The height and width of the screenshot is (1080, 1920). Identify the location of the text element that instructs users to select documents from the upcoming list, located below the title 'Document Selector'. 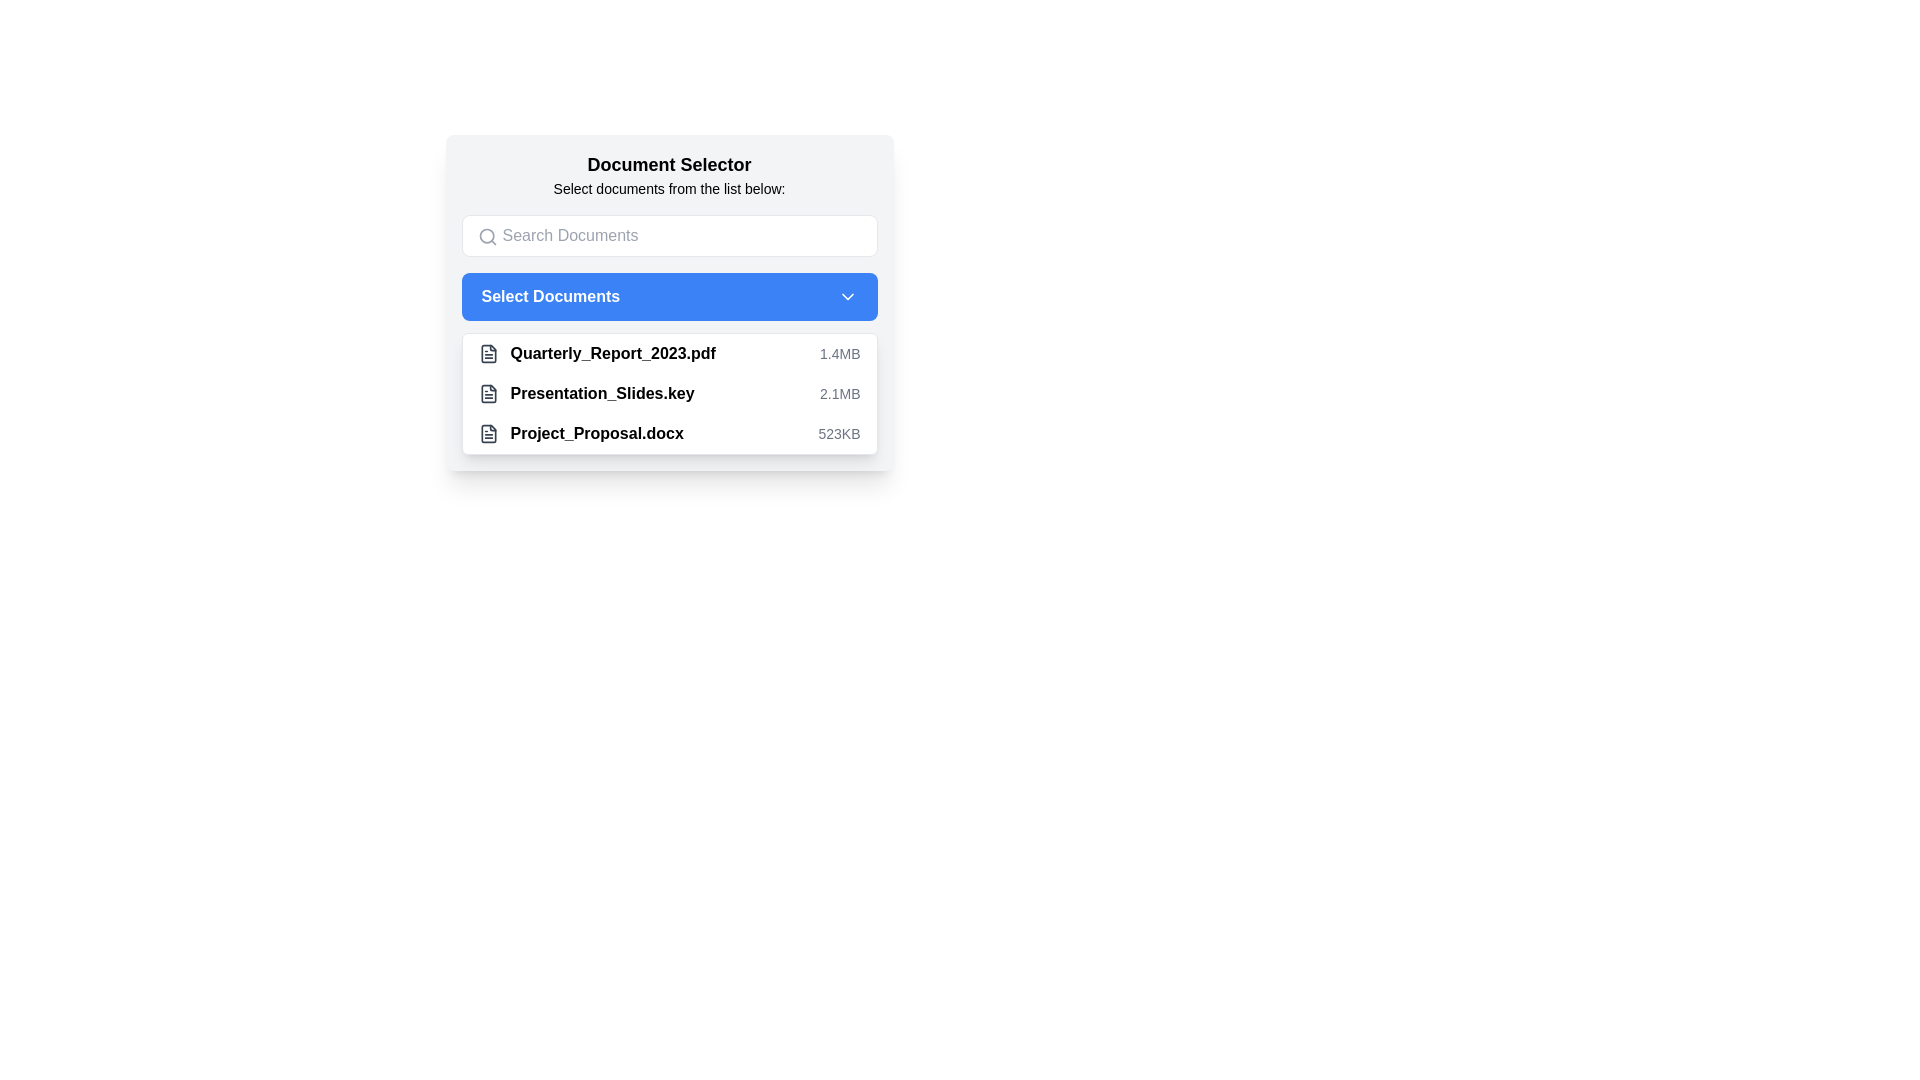
(669, 189).